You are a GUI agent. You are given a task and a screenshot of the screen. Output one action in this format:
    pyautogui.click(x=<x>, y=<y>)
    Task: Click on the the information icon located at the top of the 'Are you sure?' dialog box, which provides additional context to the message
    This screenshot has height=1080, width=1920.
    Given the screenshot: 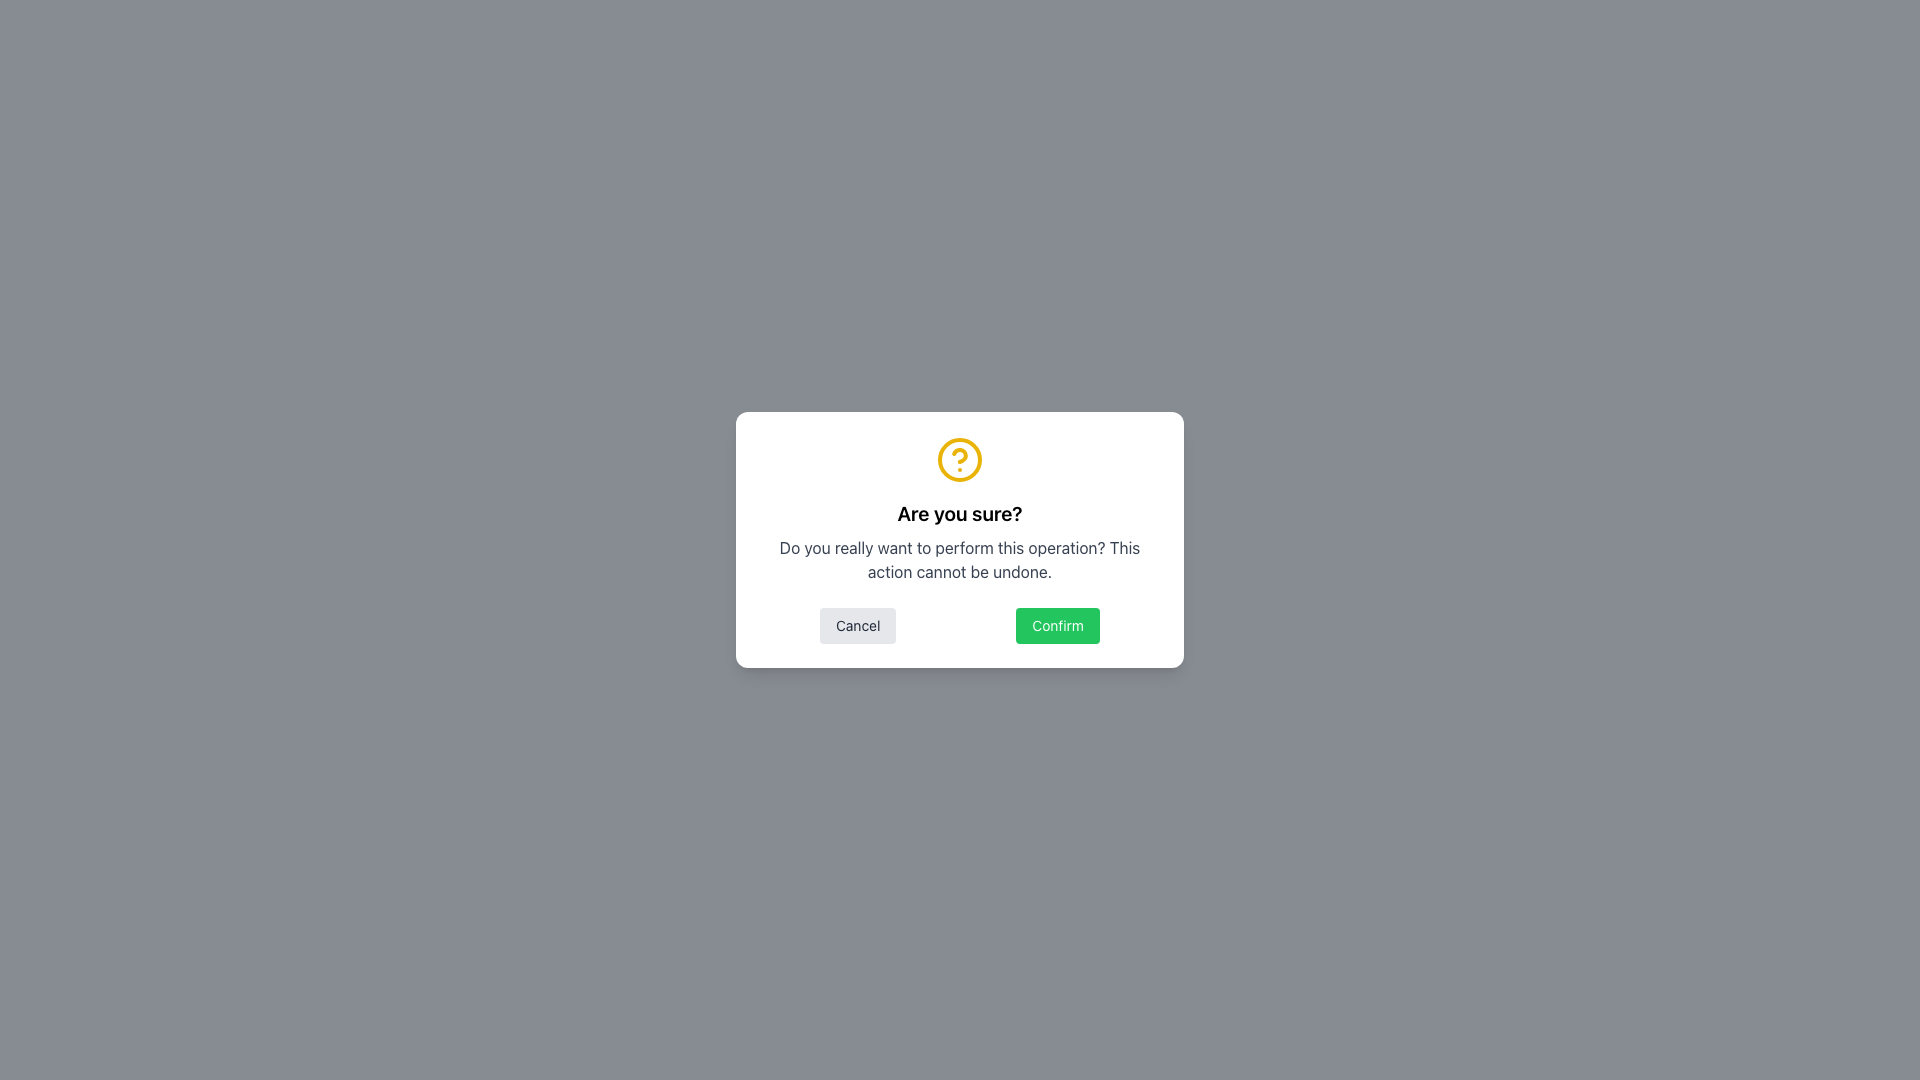 What is the action you would take?
    pyautogui.click(x=960, y=459)
    